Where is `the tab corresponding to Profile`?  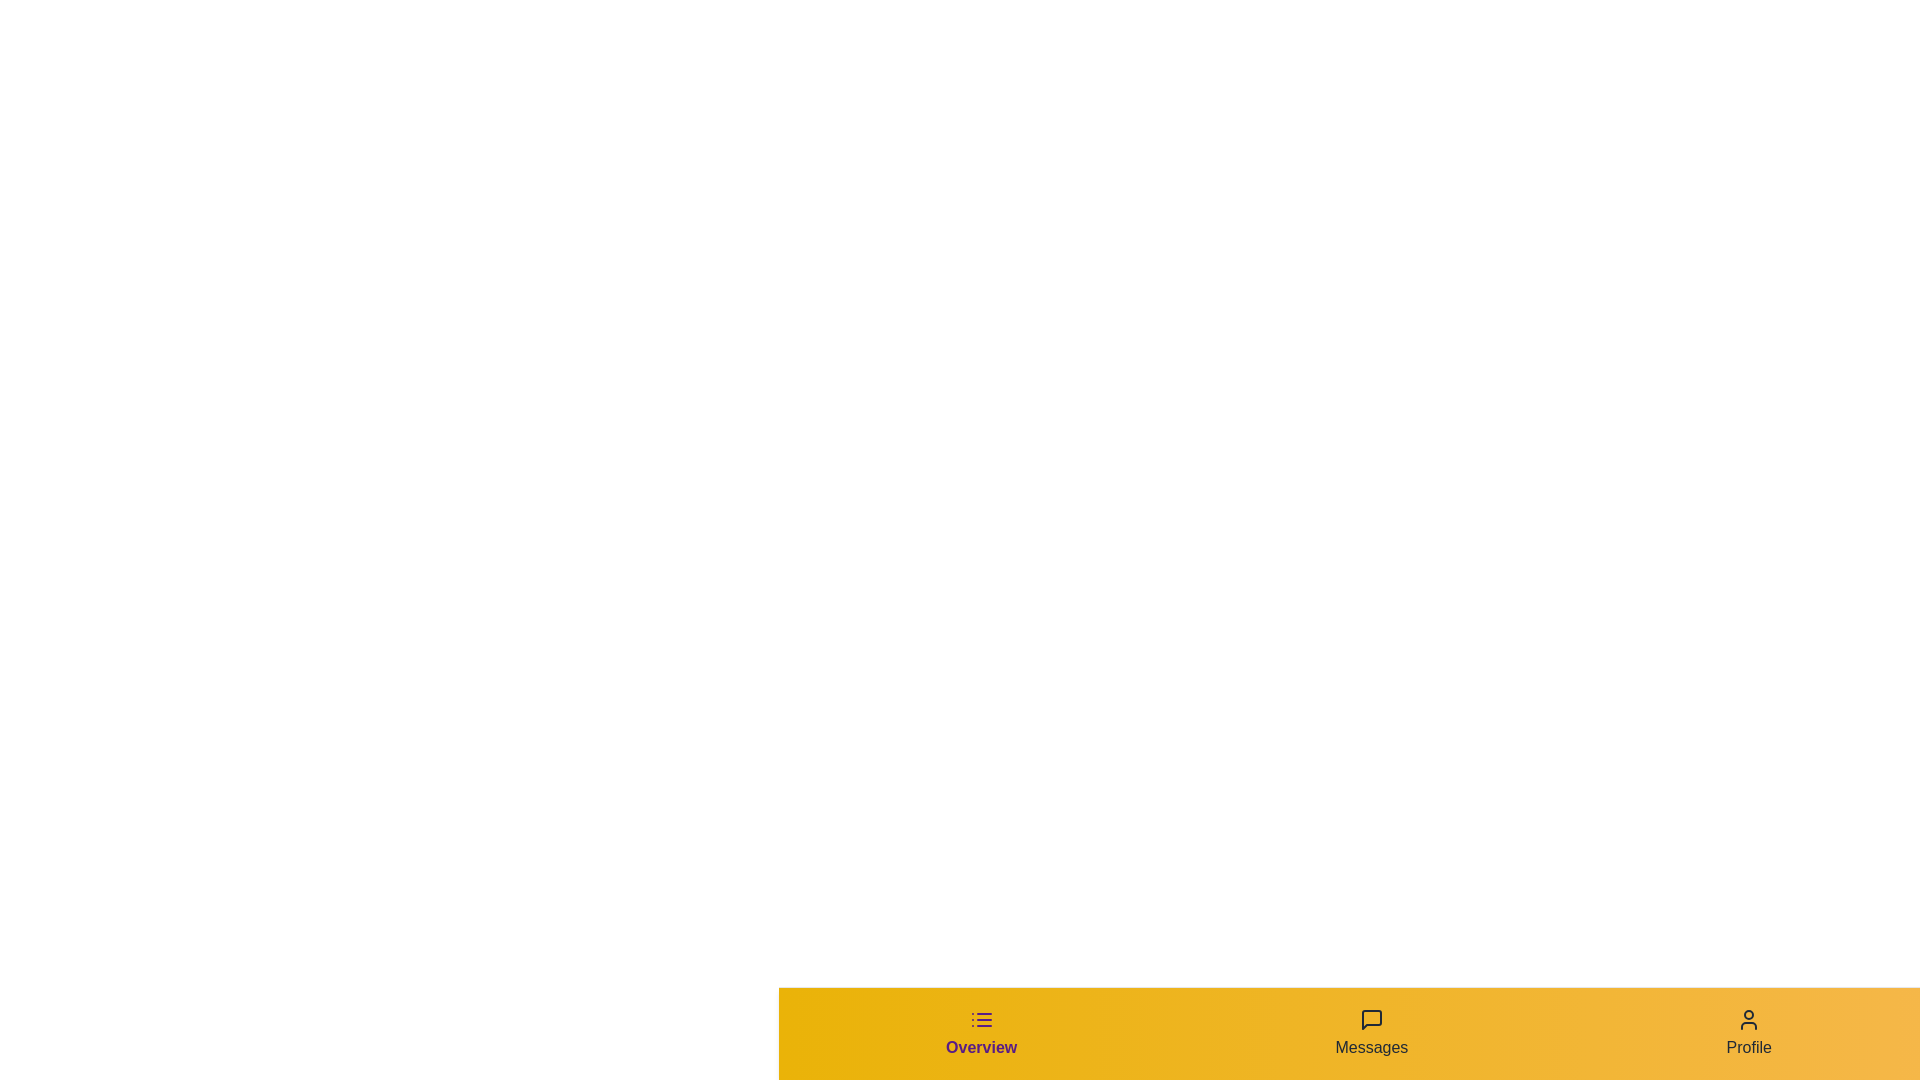
the tab corresponding to Profile is located at coordinates (1747, 1033).